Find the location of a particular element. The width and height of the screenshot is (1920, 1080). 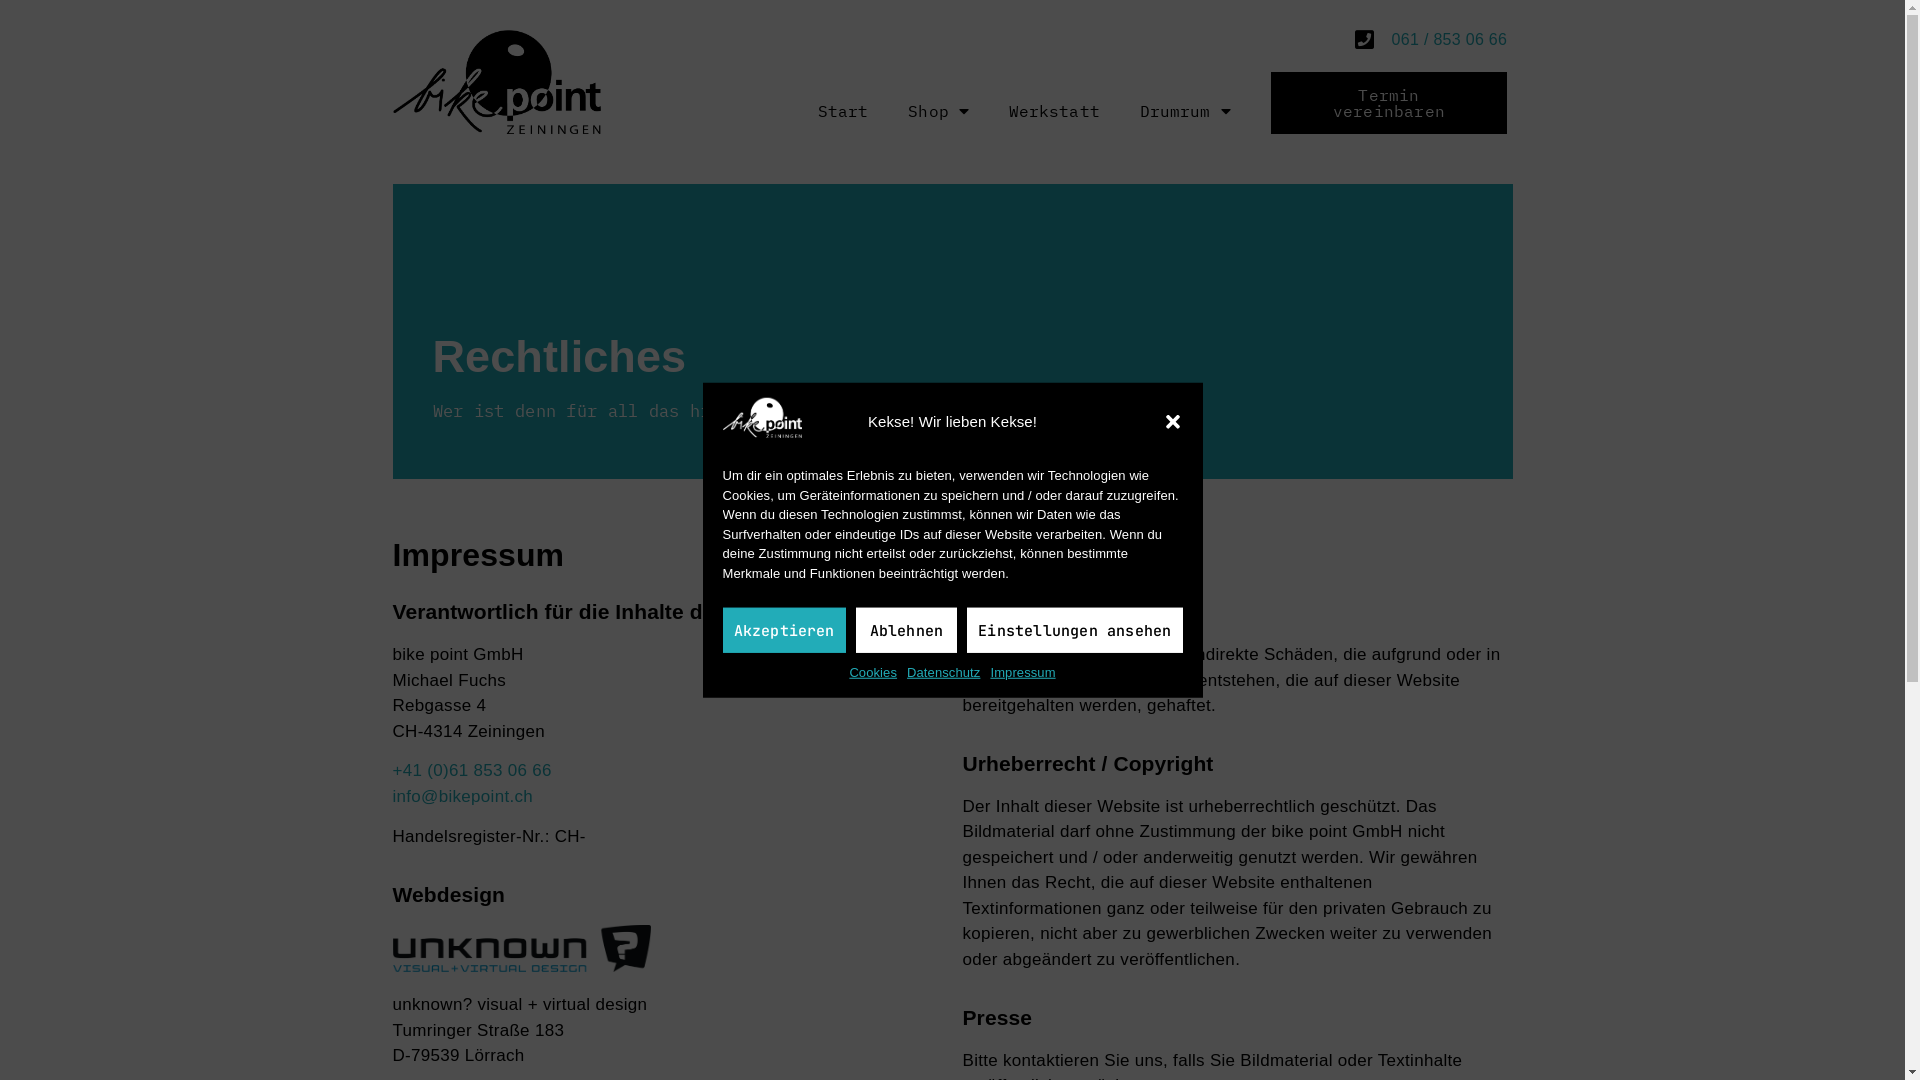

'Einstellungen ansehen' is located at coordinates (1073, 630).